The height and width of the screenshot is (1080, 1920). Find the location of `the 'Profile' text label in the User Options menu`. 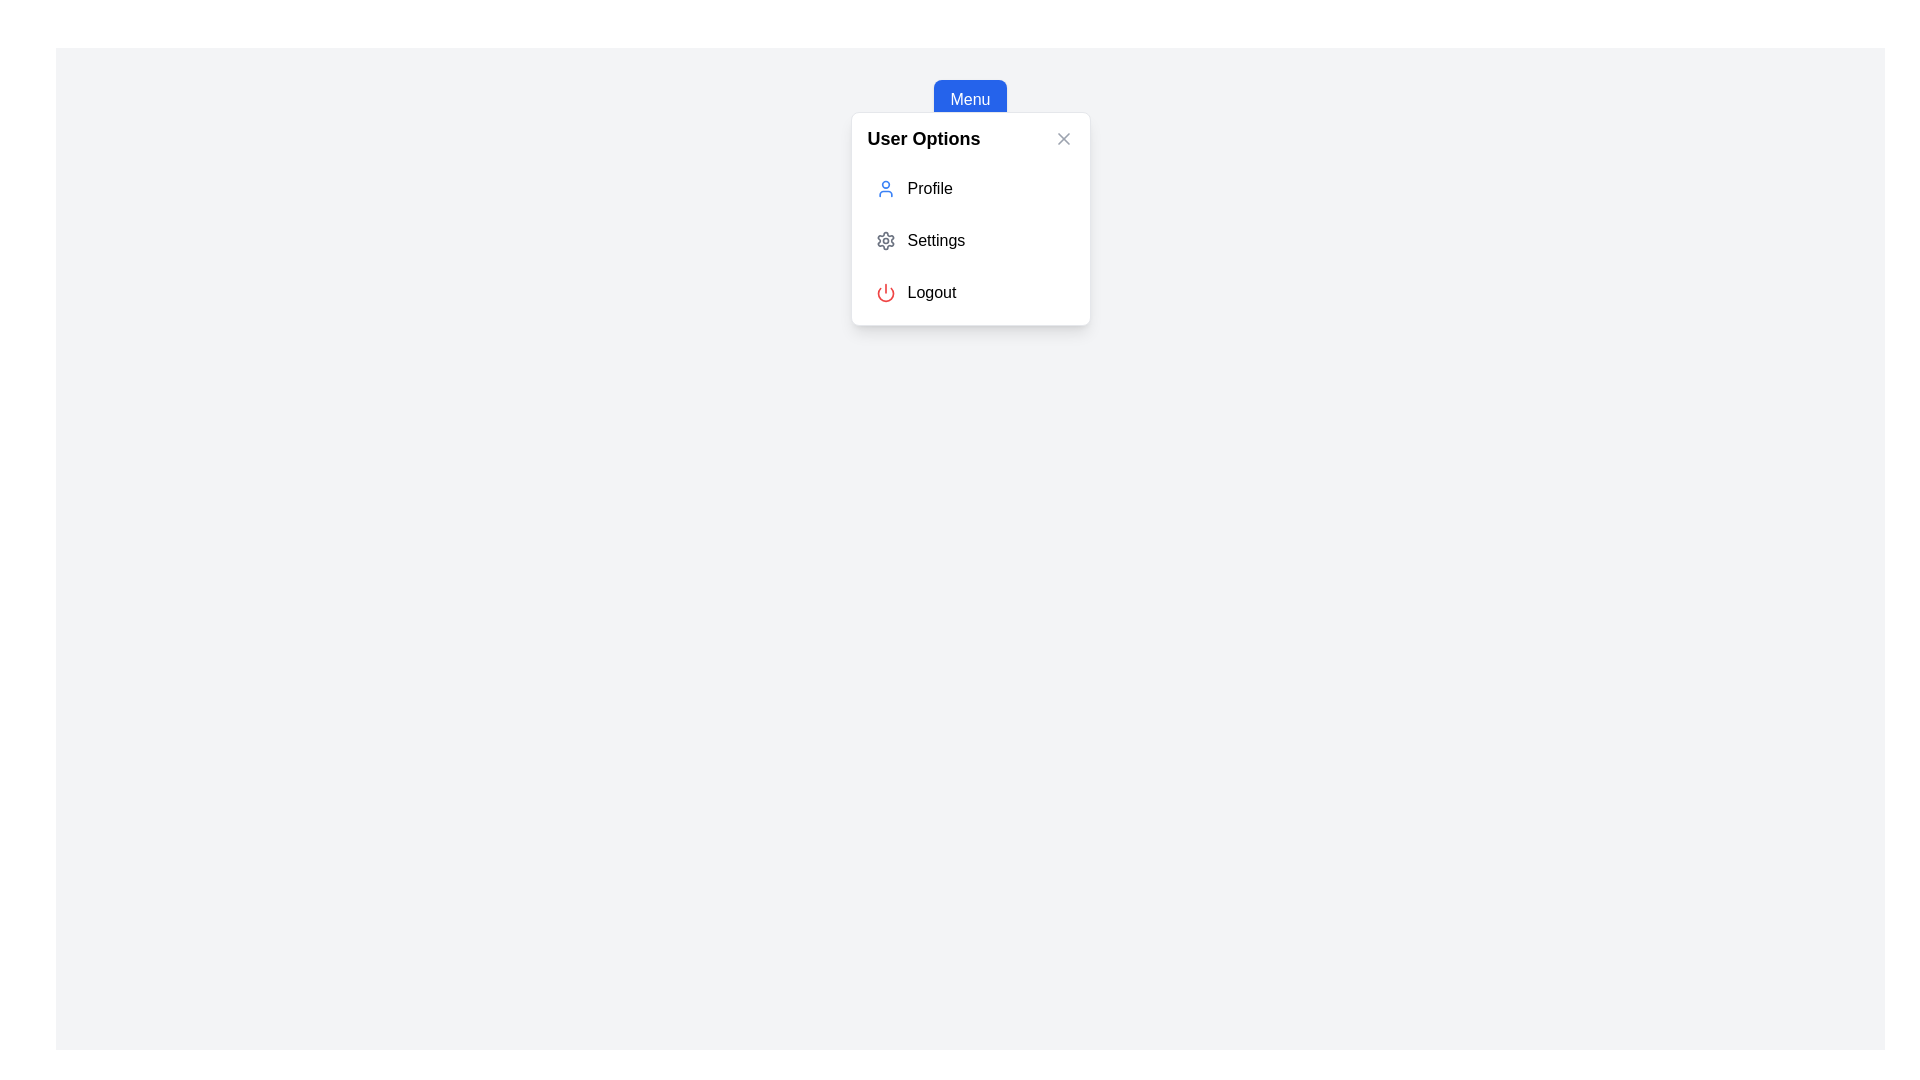

the 'Profile' text label in the User Options menu is located at coordinates (929, 189).